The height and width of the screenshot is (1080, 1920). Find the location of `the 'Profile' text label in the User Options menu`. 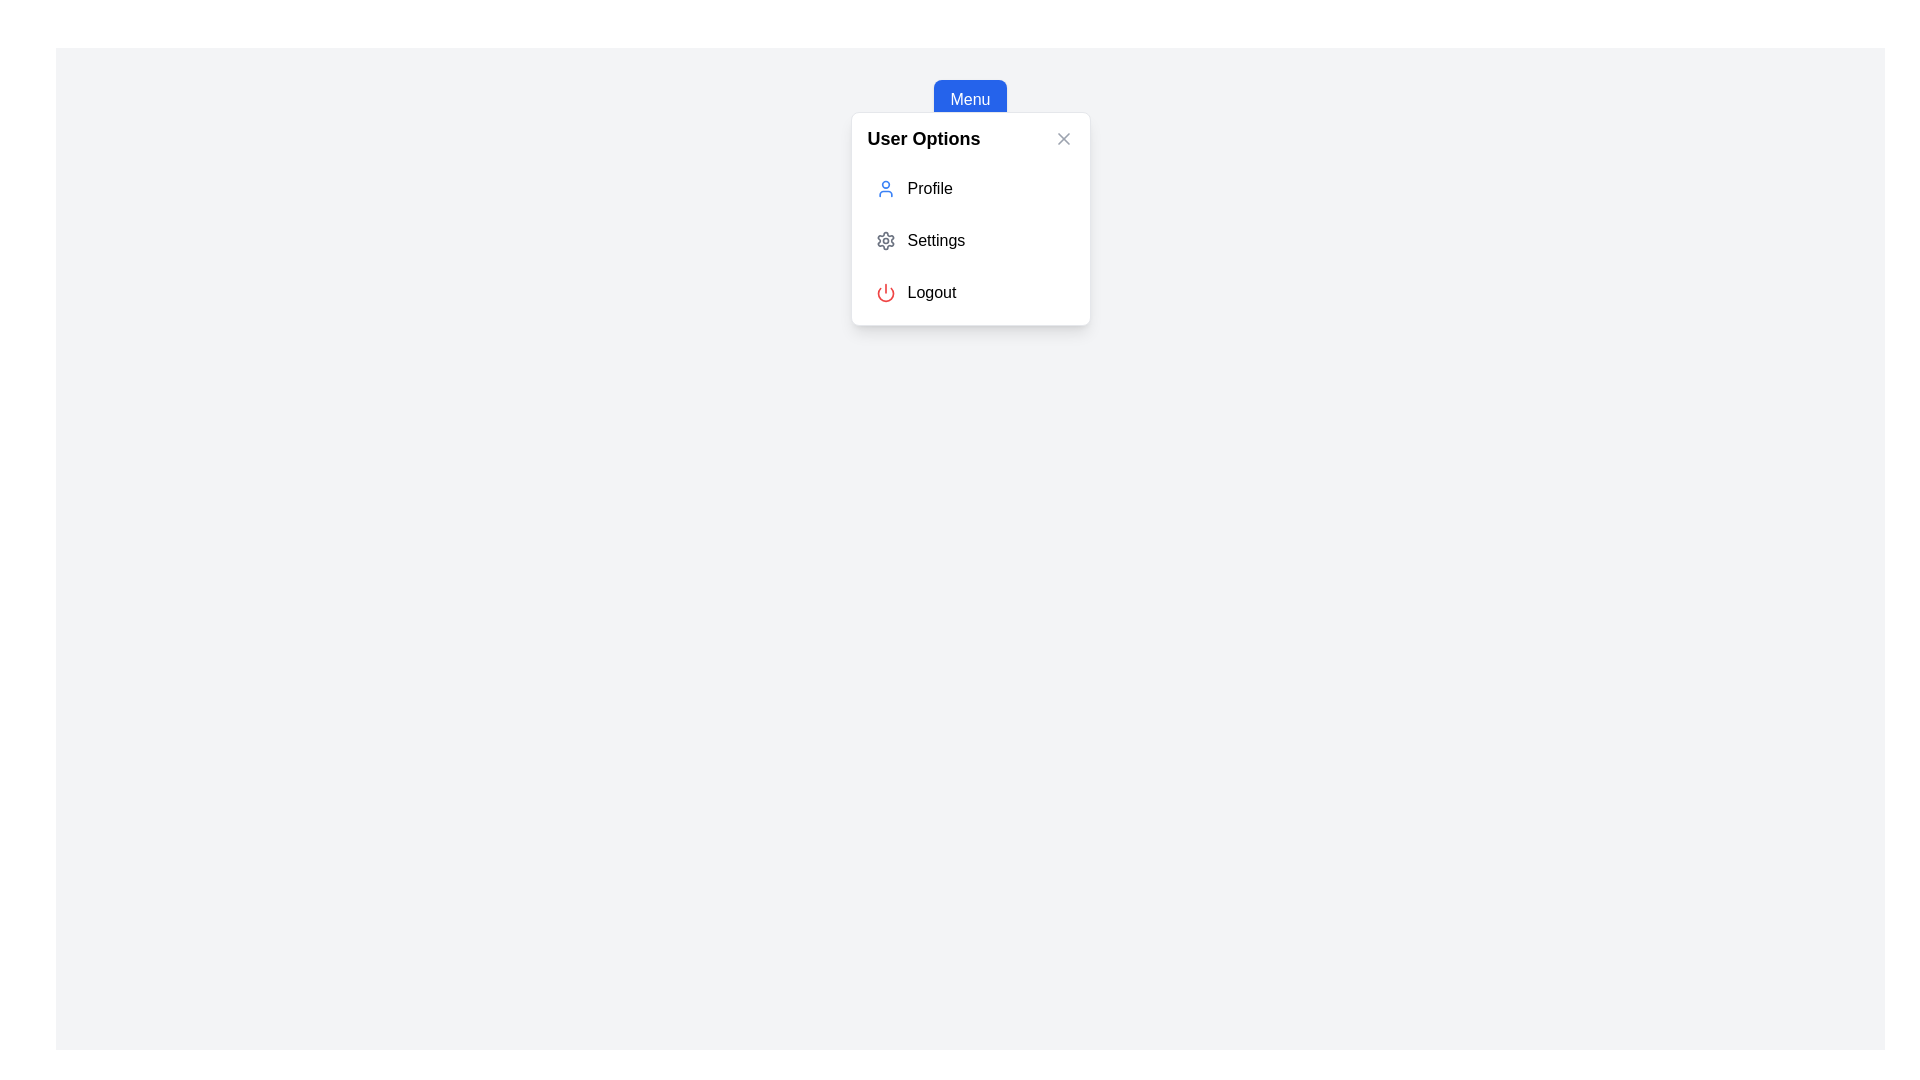

the 'Profile' text label in the User Options menu is located at coordinates (929, 189).